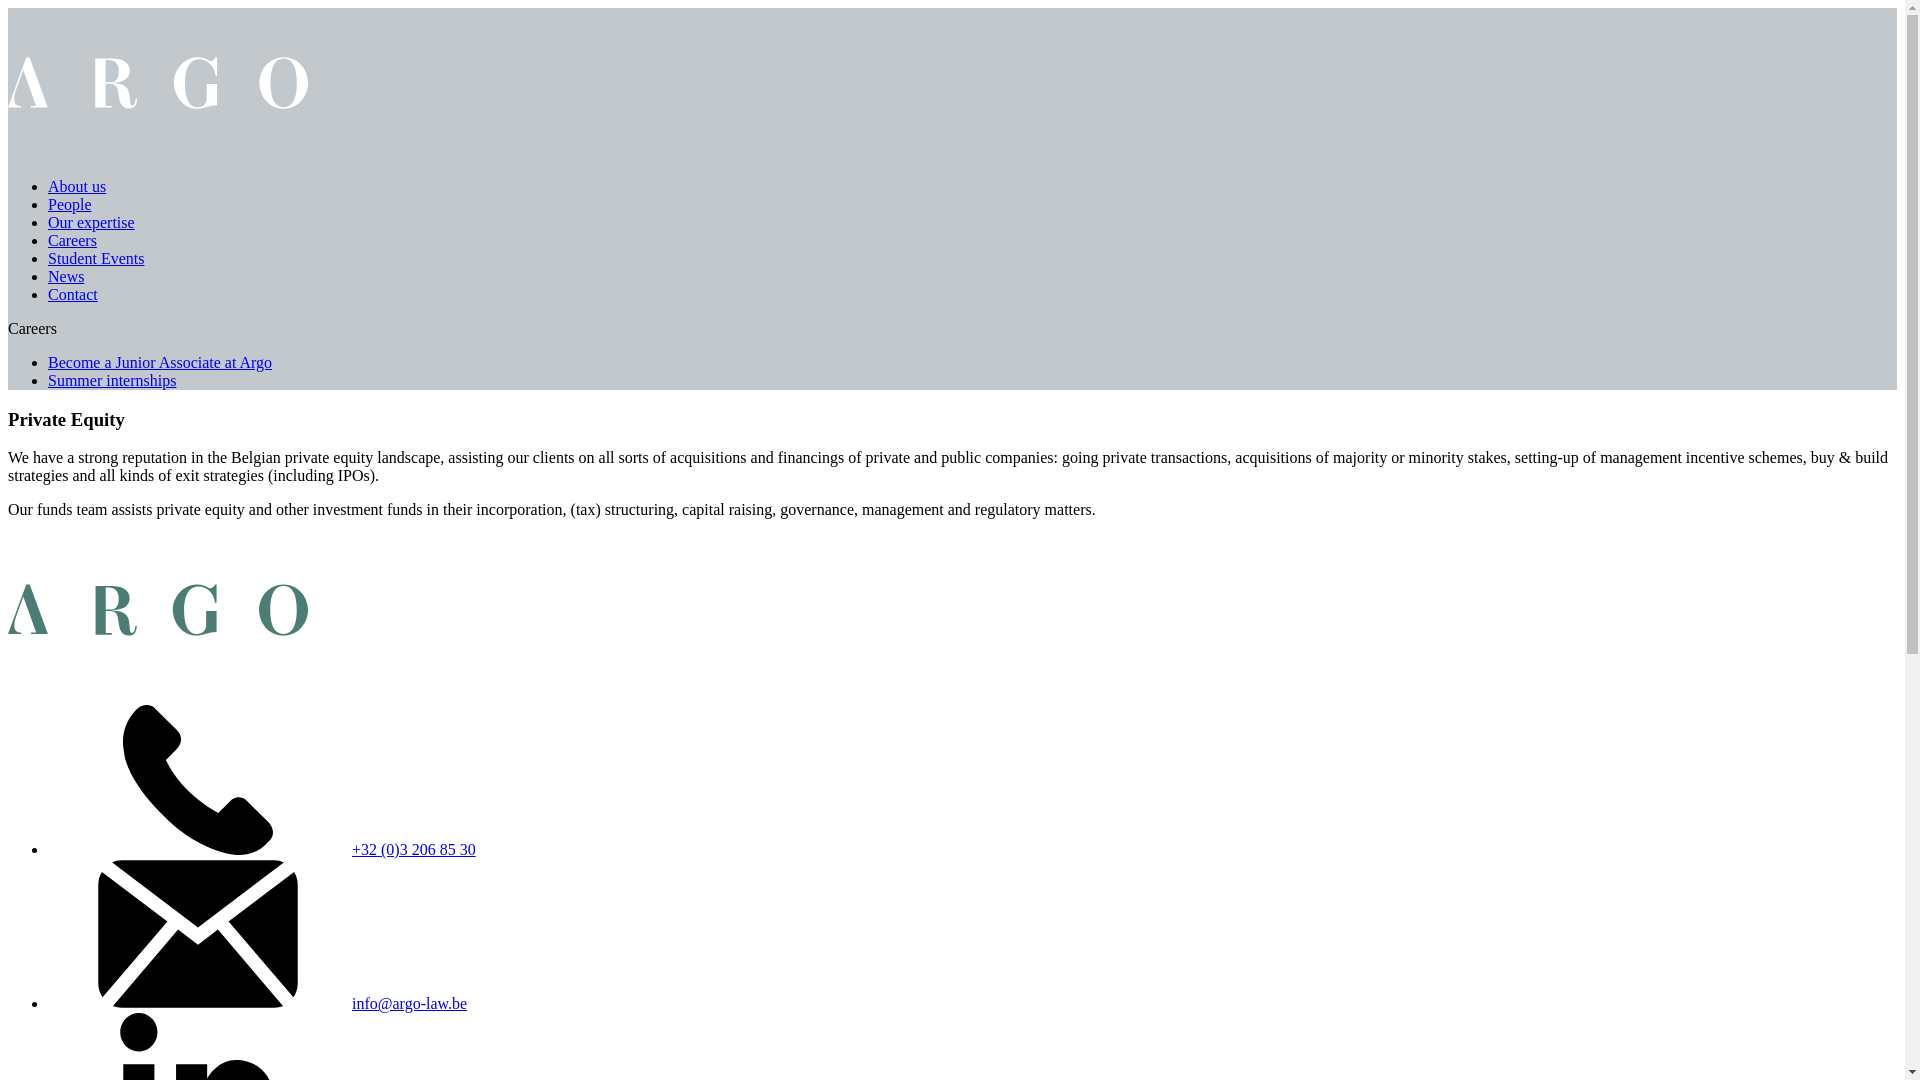 Image resolution: width=1920 pixels, height=1080 pixels. I want to click on 'News', so click(66, 276).